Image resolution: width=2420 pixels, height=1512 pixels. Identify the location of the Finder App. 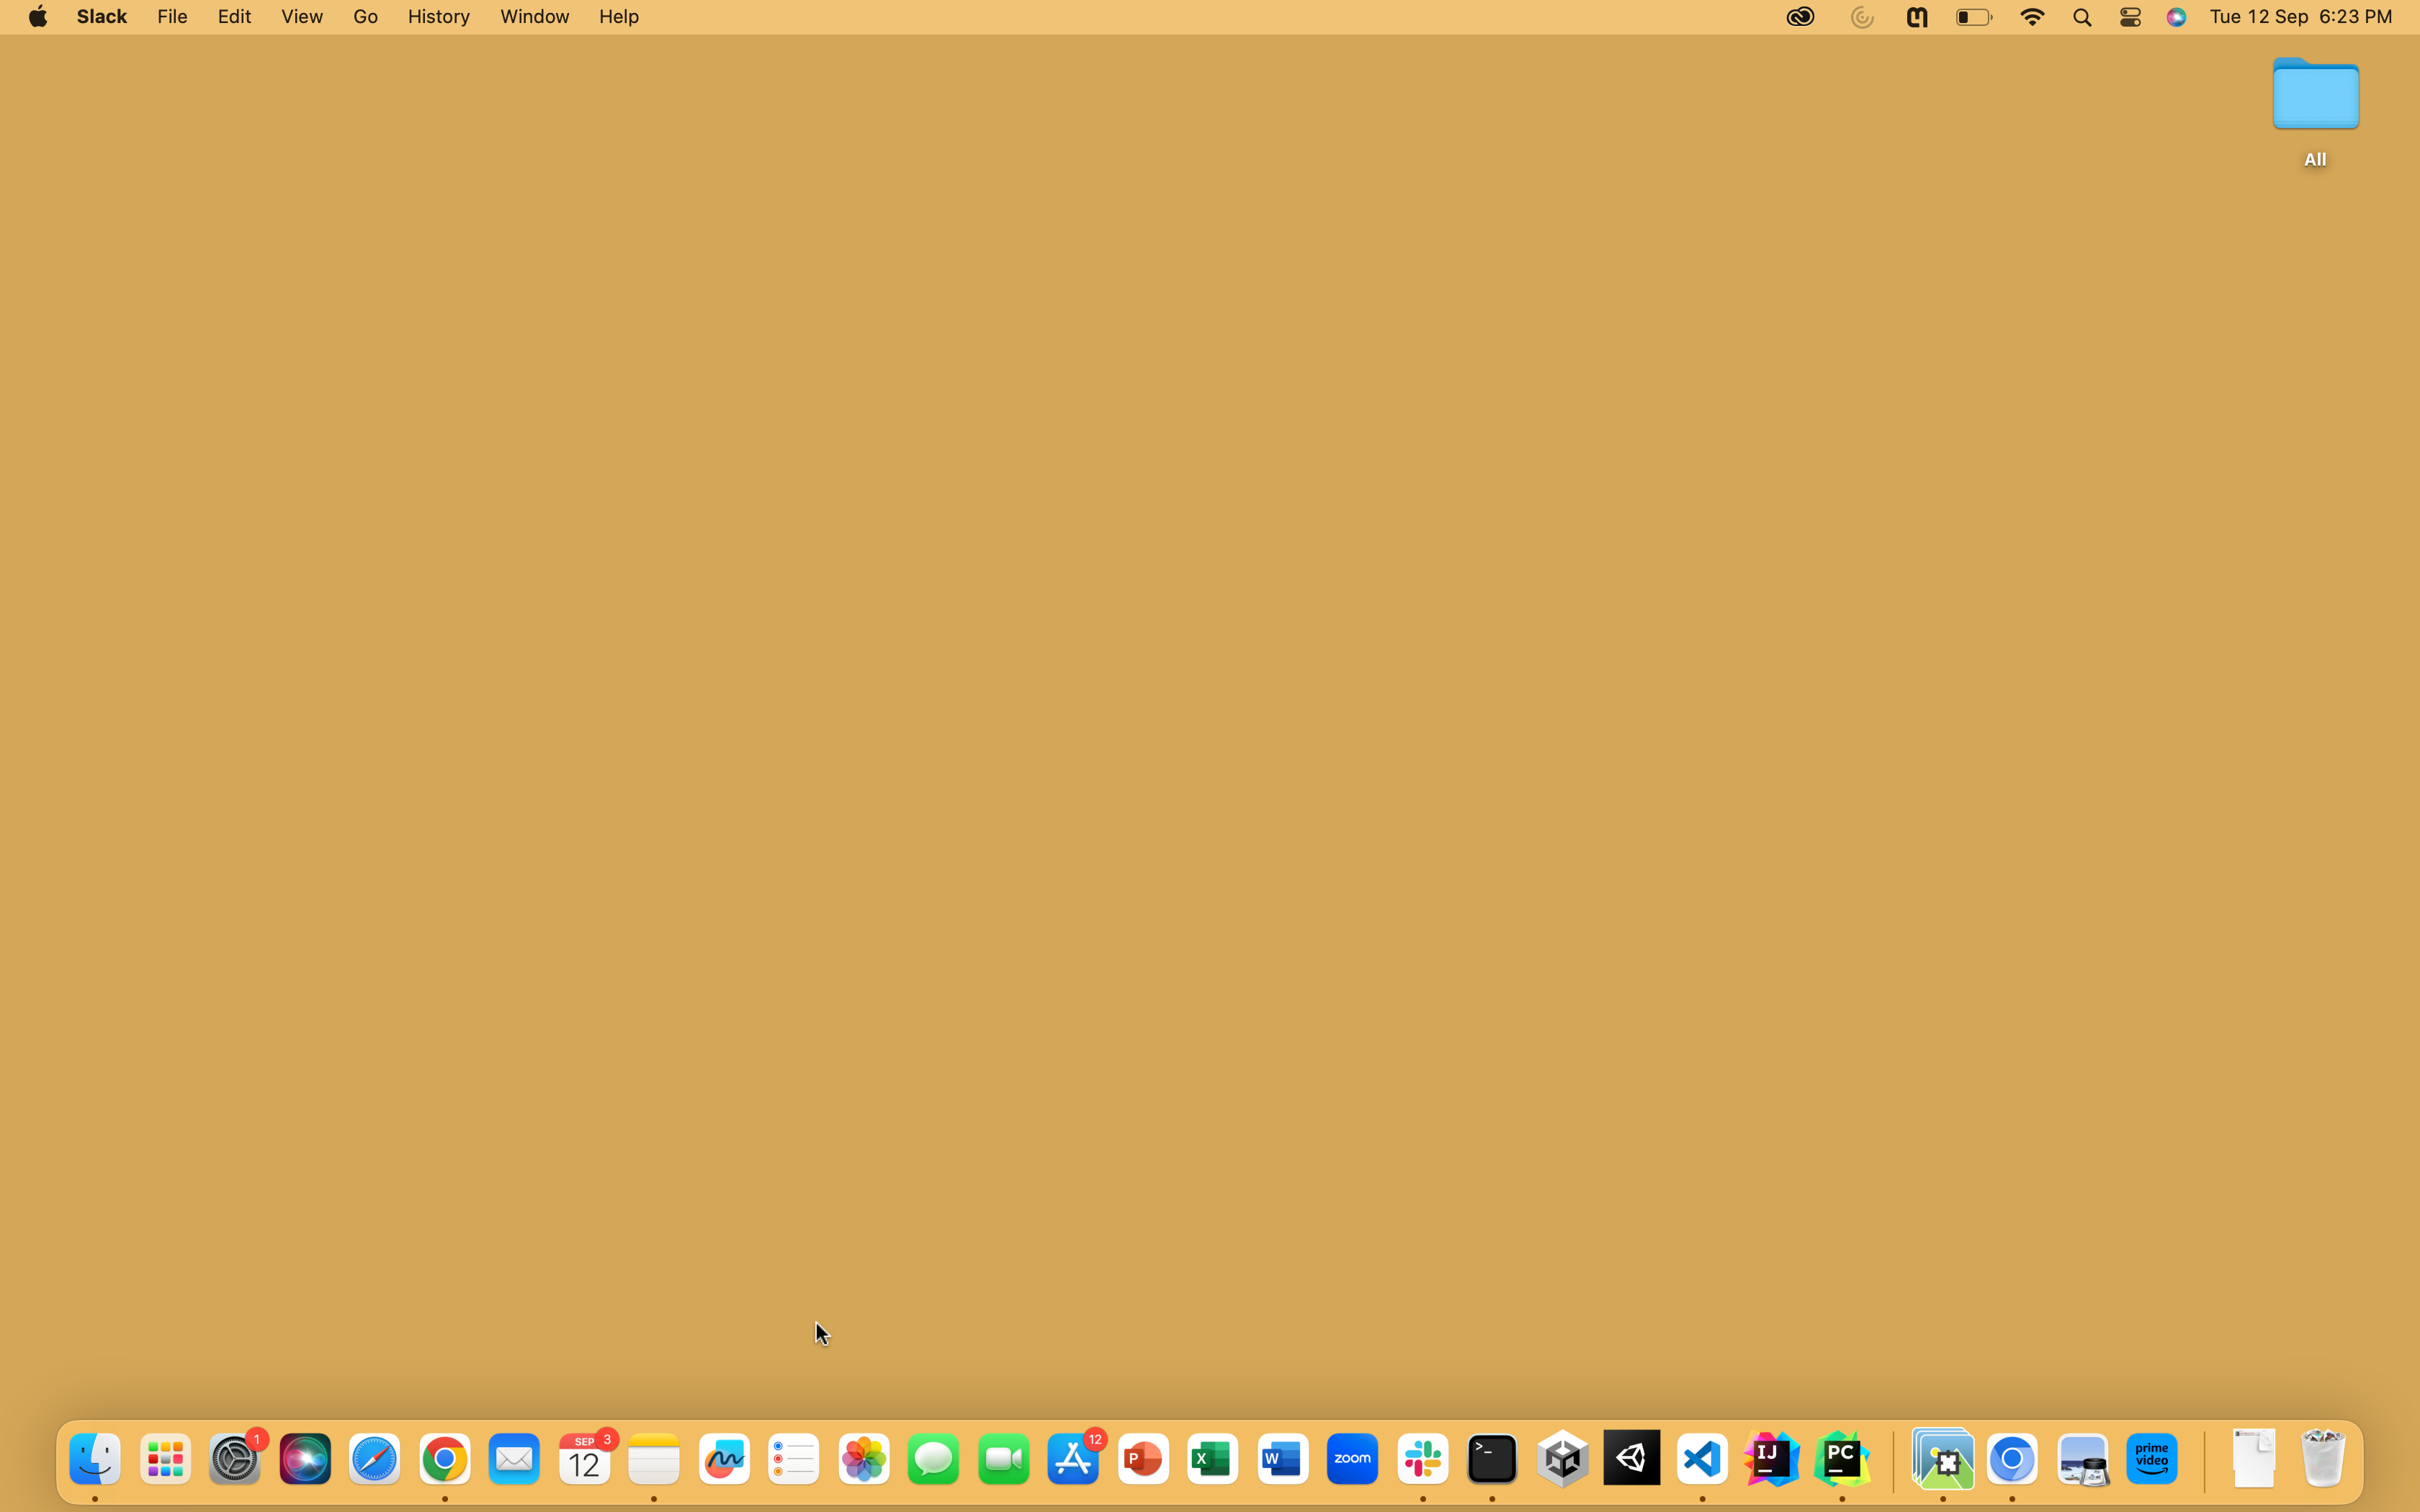
(93, 1461).